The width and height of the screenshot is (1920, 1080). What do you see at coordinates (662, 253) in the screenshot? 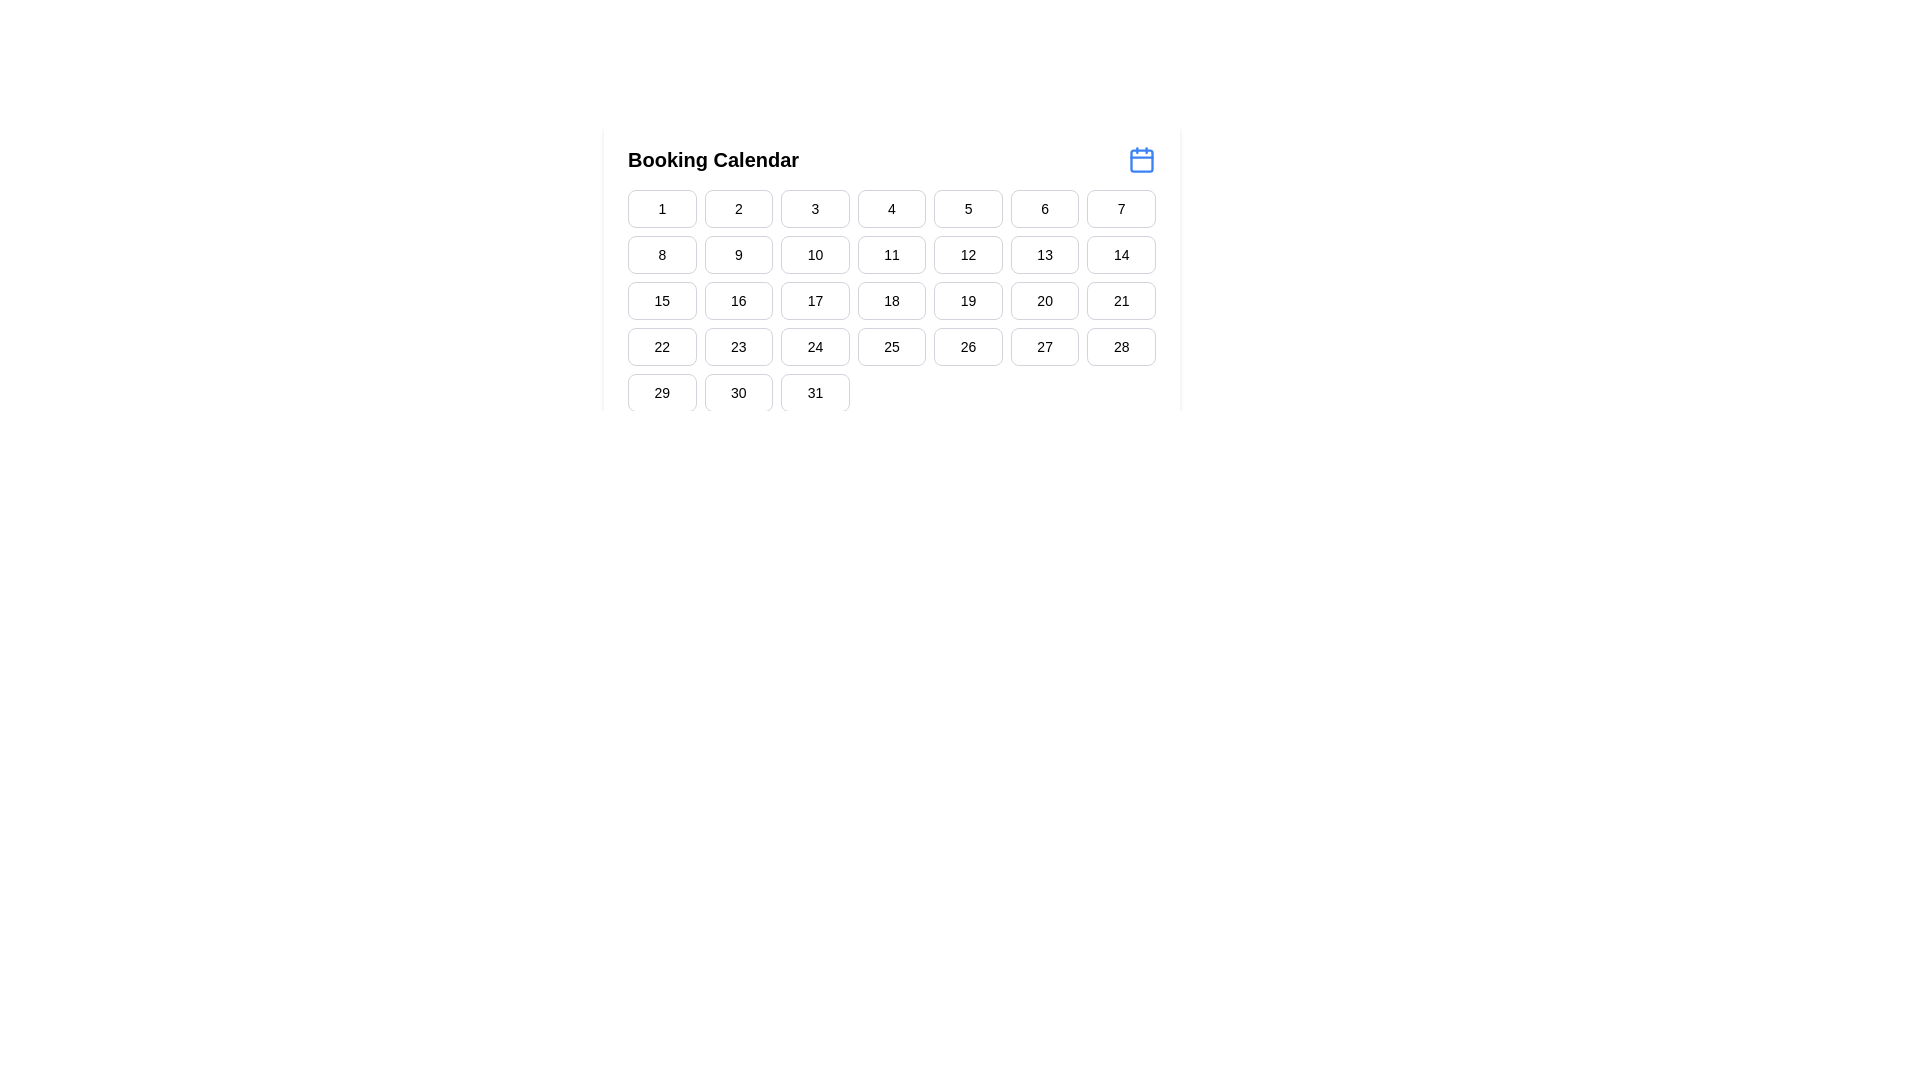
I see `the button used to select the date '8' in the calendar interface for accessibility navigation` at bounding box center [662, 253].